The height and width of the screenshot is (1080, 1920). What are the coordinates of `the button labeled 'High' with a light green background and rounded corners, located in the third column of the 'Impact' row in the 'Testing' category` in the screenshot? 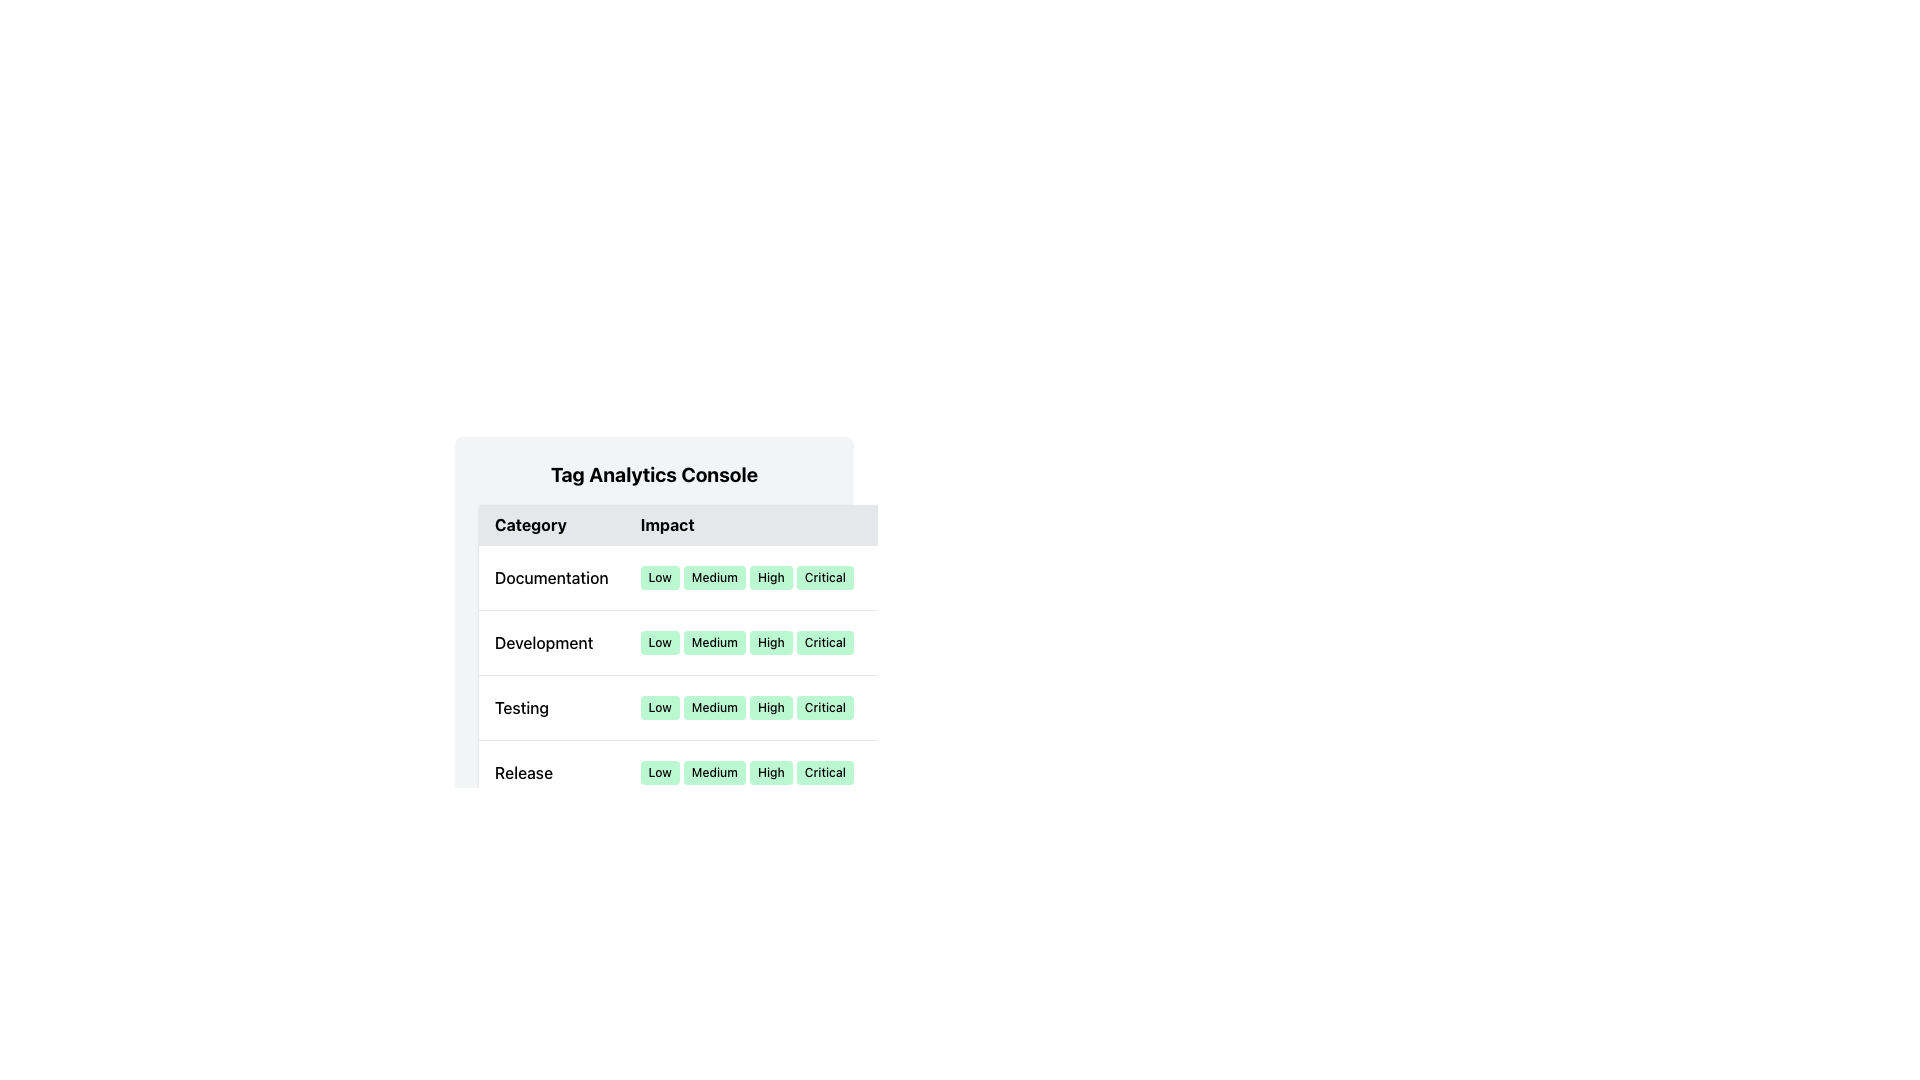 It's located at (770, 707).